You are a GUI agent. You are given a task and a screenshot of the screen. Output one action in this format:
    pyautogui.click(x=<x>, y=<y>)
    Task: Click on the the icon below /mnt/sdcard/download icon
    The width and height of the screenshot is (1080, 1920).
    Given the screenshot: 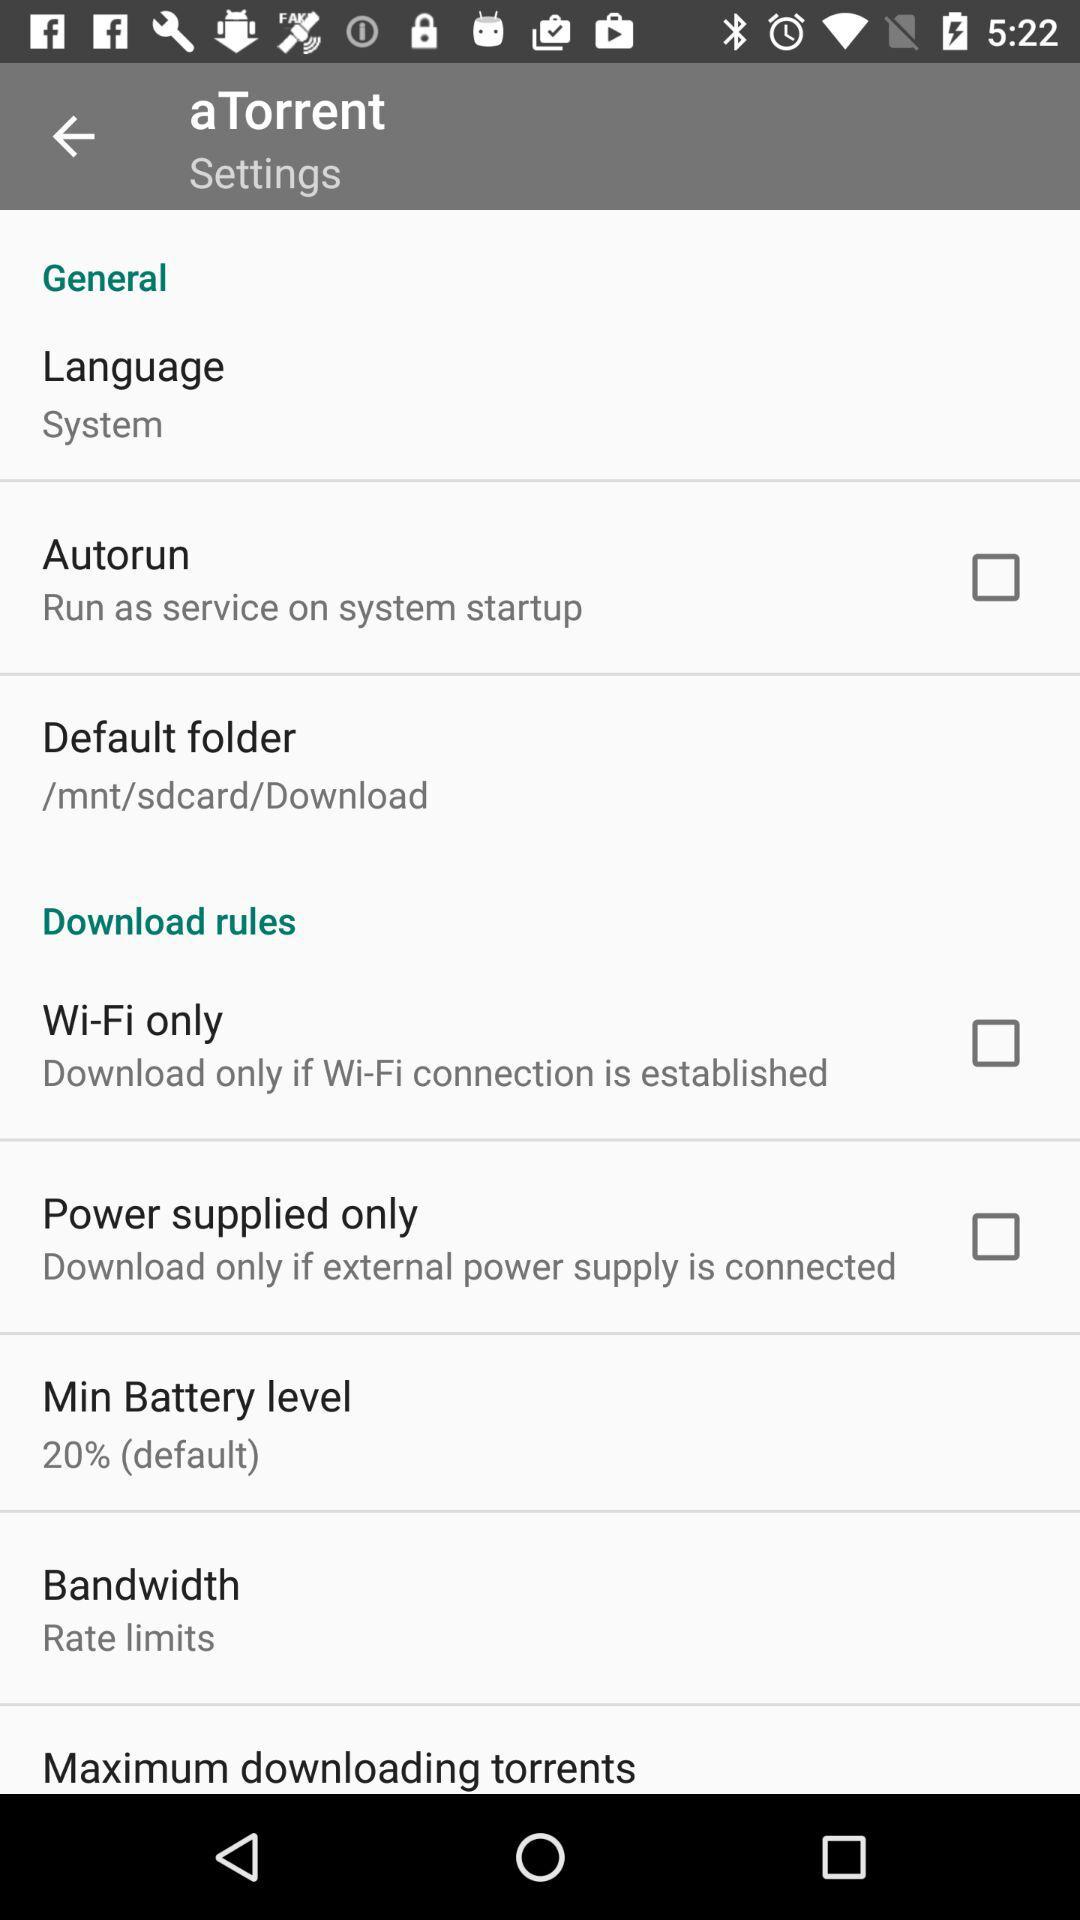 What is the action you would take?
    pyautogui.click(x=540, y=898)
    